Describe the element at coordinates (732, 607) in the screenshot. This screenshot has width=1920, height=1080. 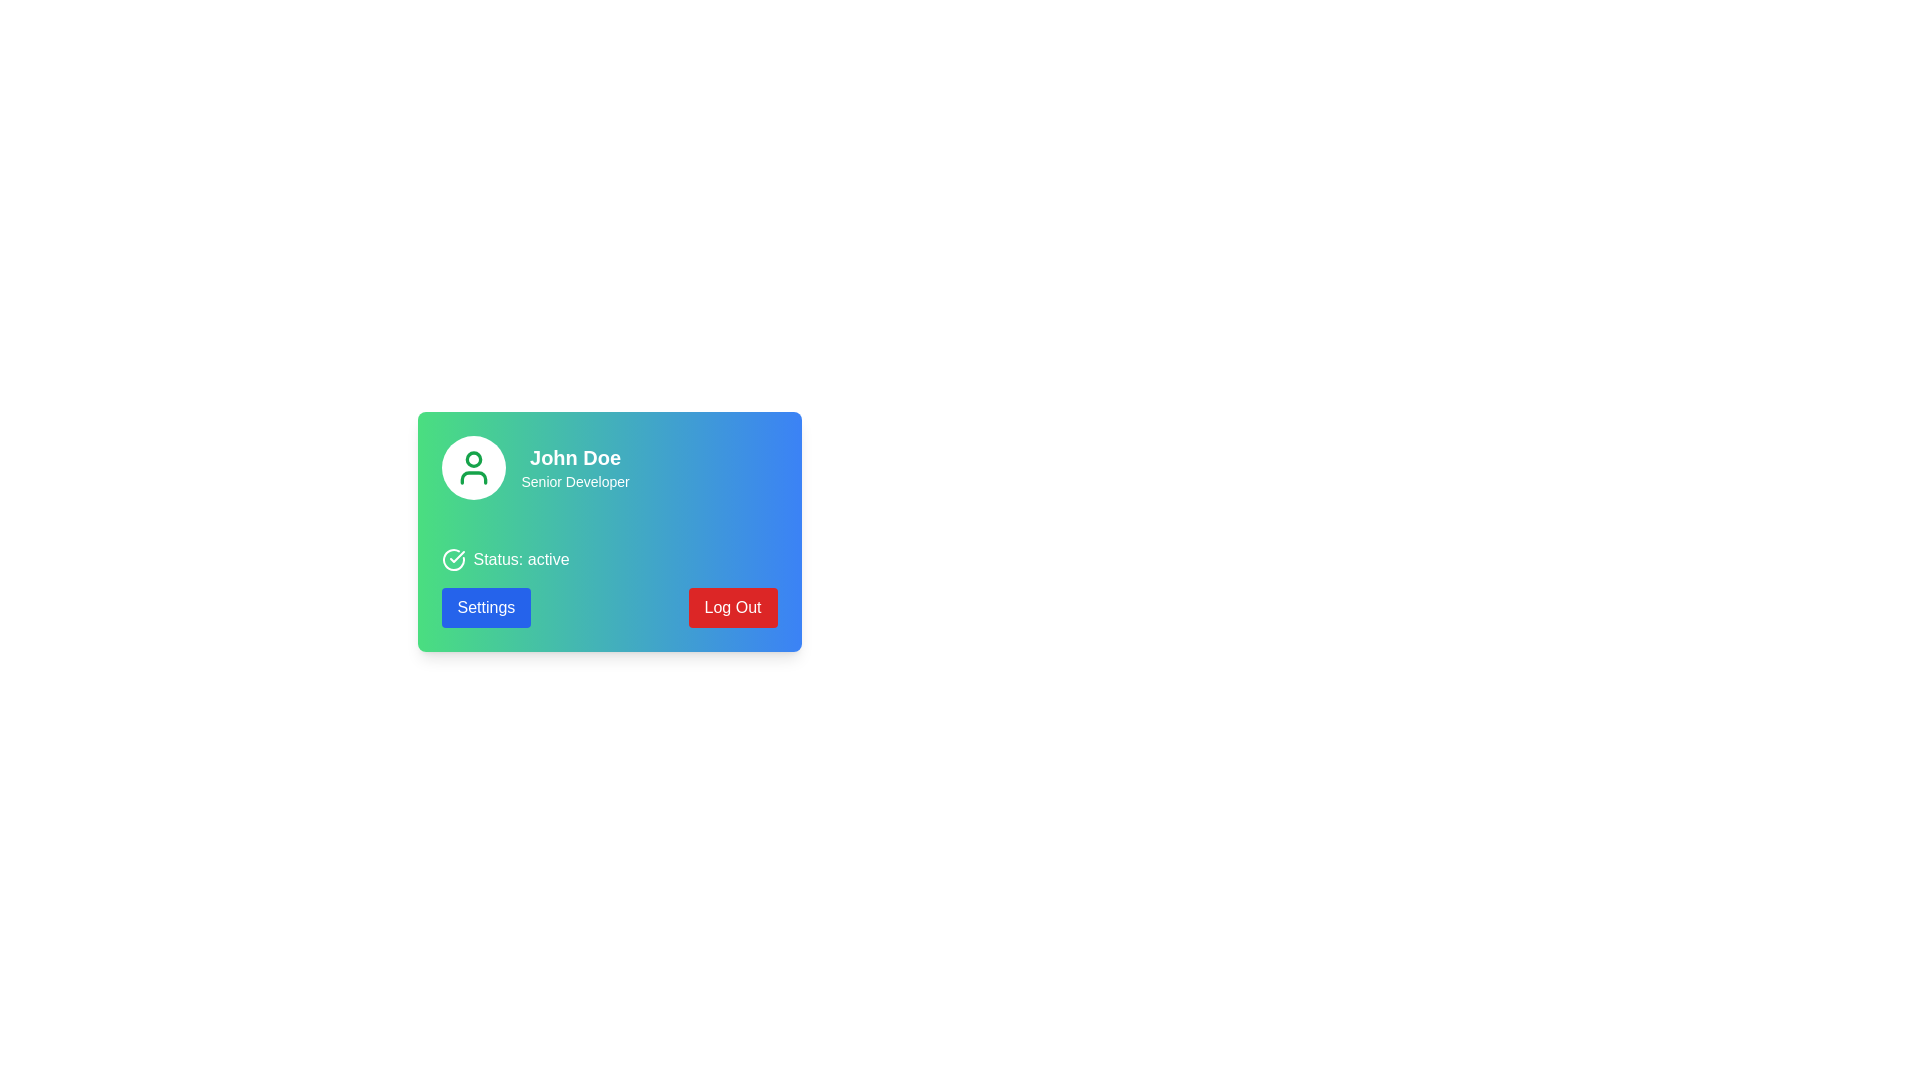
I see `the logout button located at the bottom right of the card-like structure to log out of the system` at that location.